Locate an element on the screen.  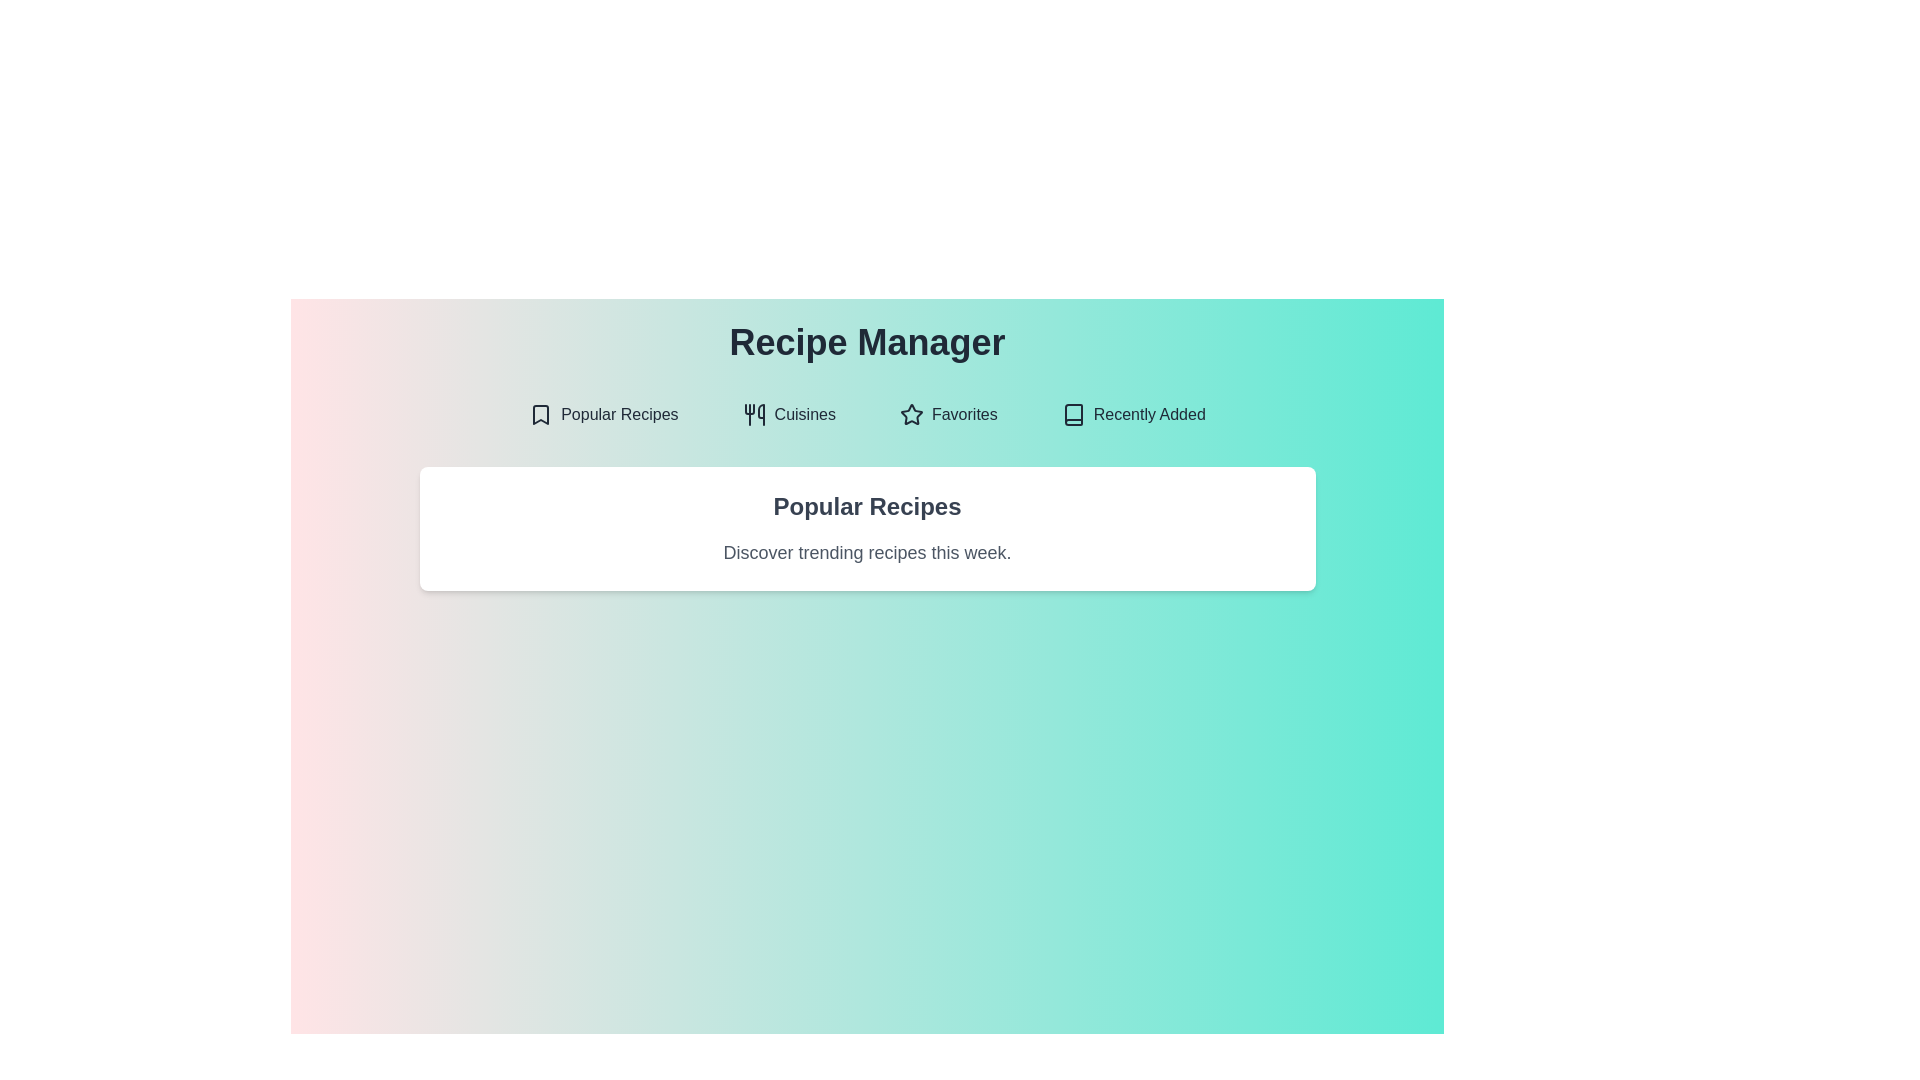
the Favorites tab is located at coordinates (947, 414).